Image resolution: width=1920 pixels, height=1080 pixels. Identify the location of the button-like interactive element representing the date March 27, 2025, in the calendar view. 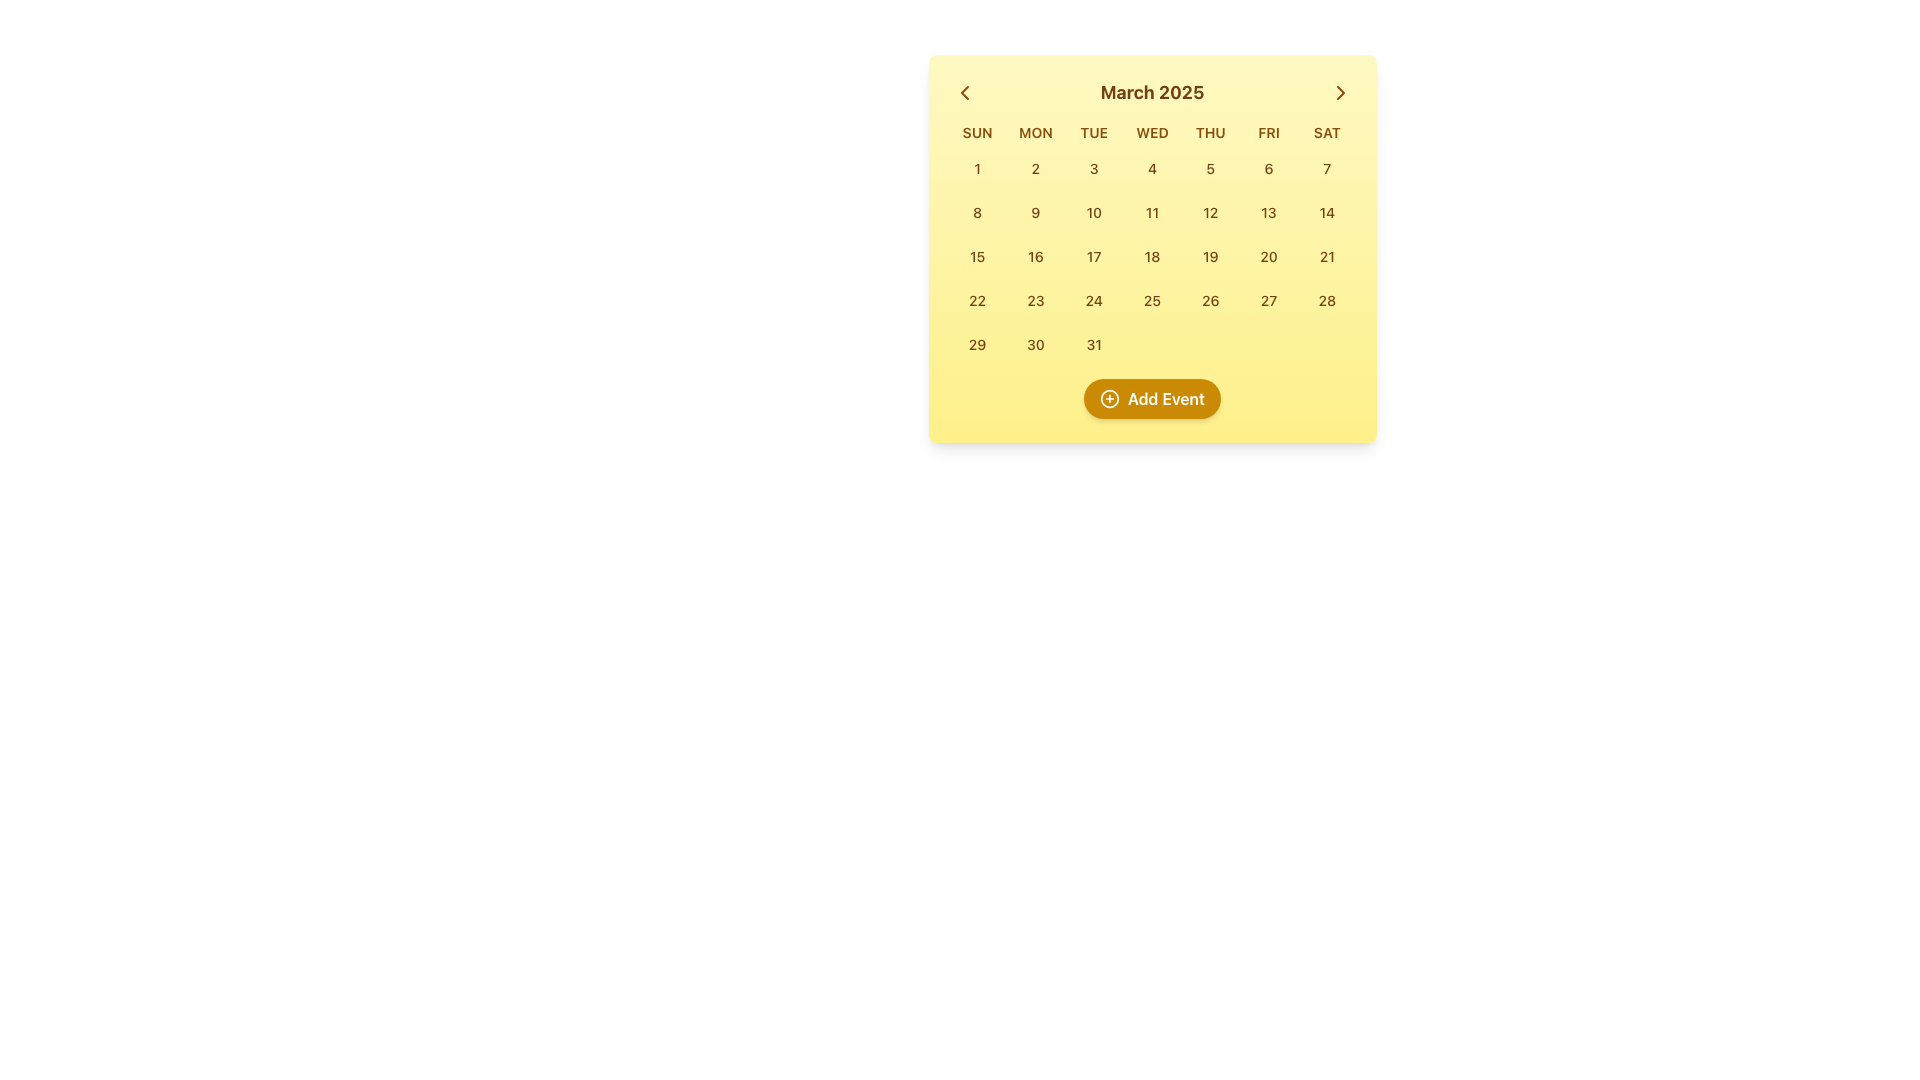
(1268, 300).